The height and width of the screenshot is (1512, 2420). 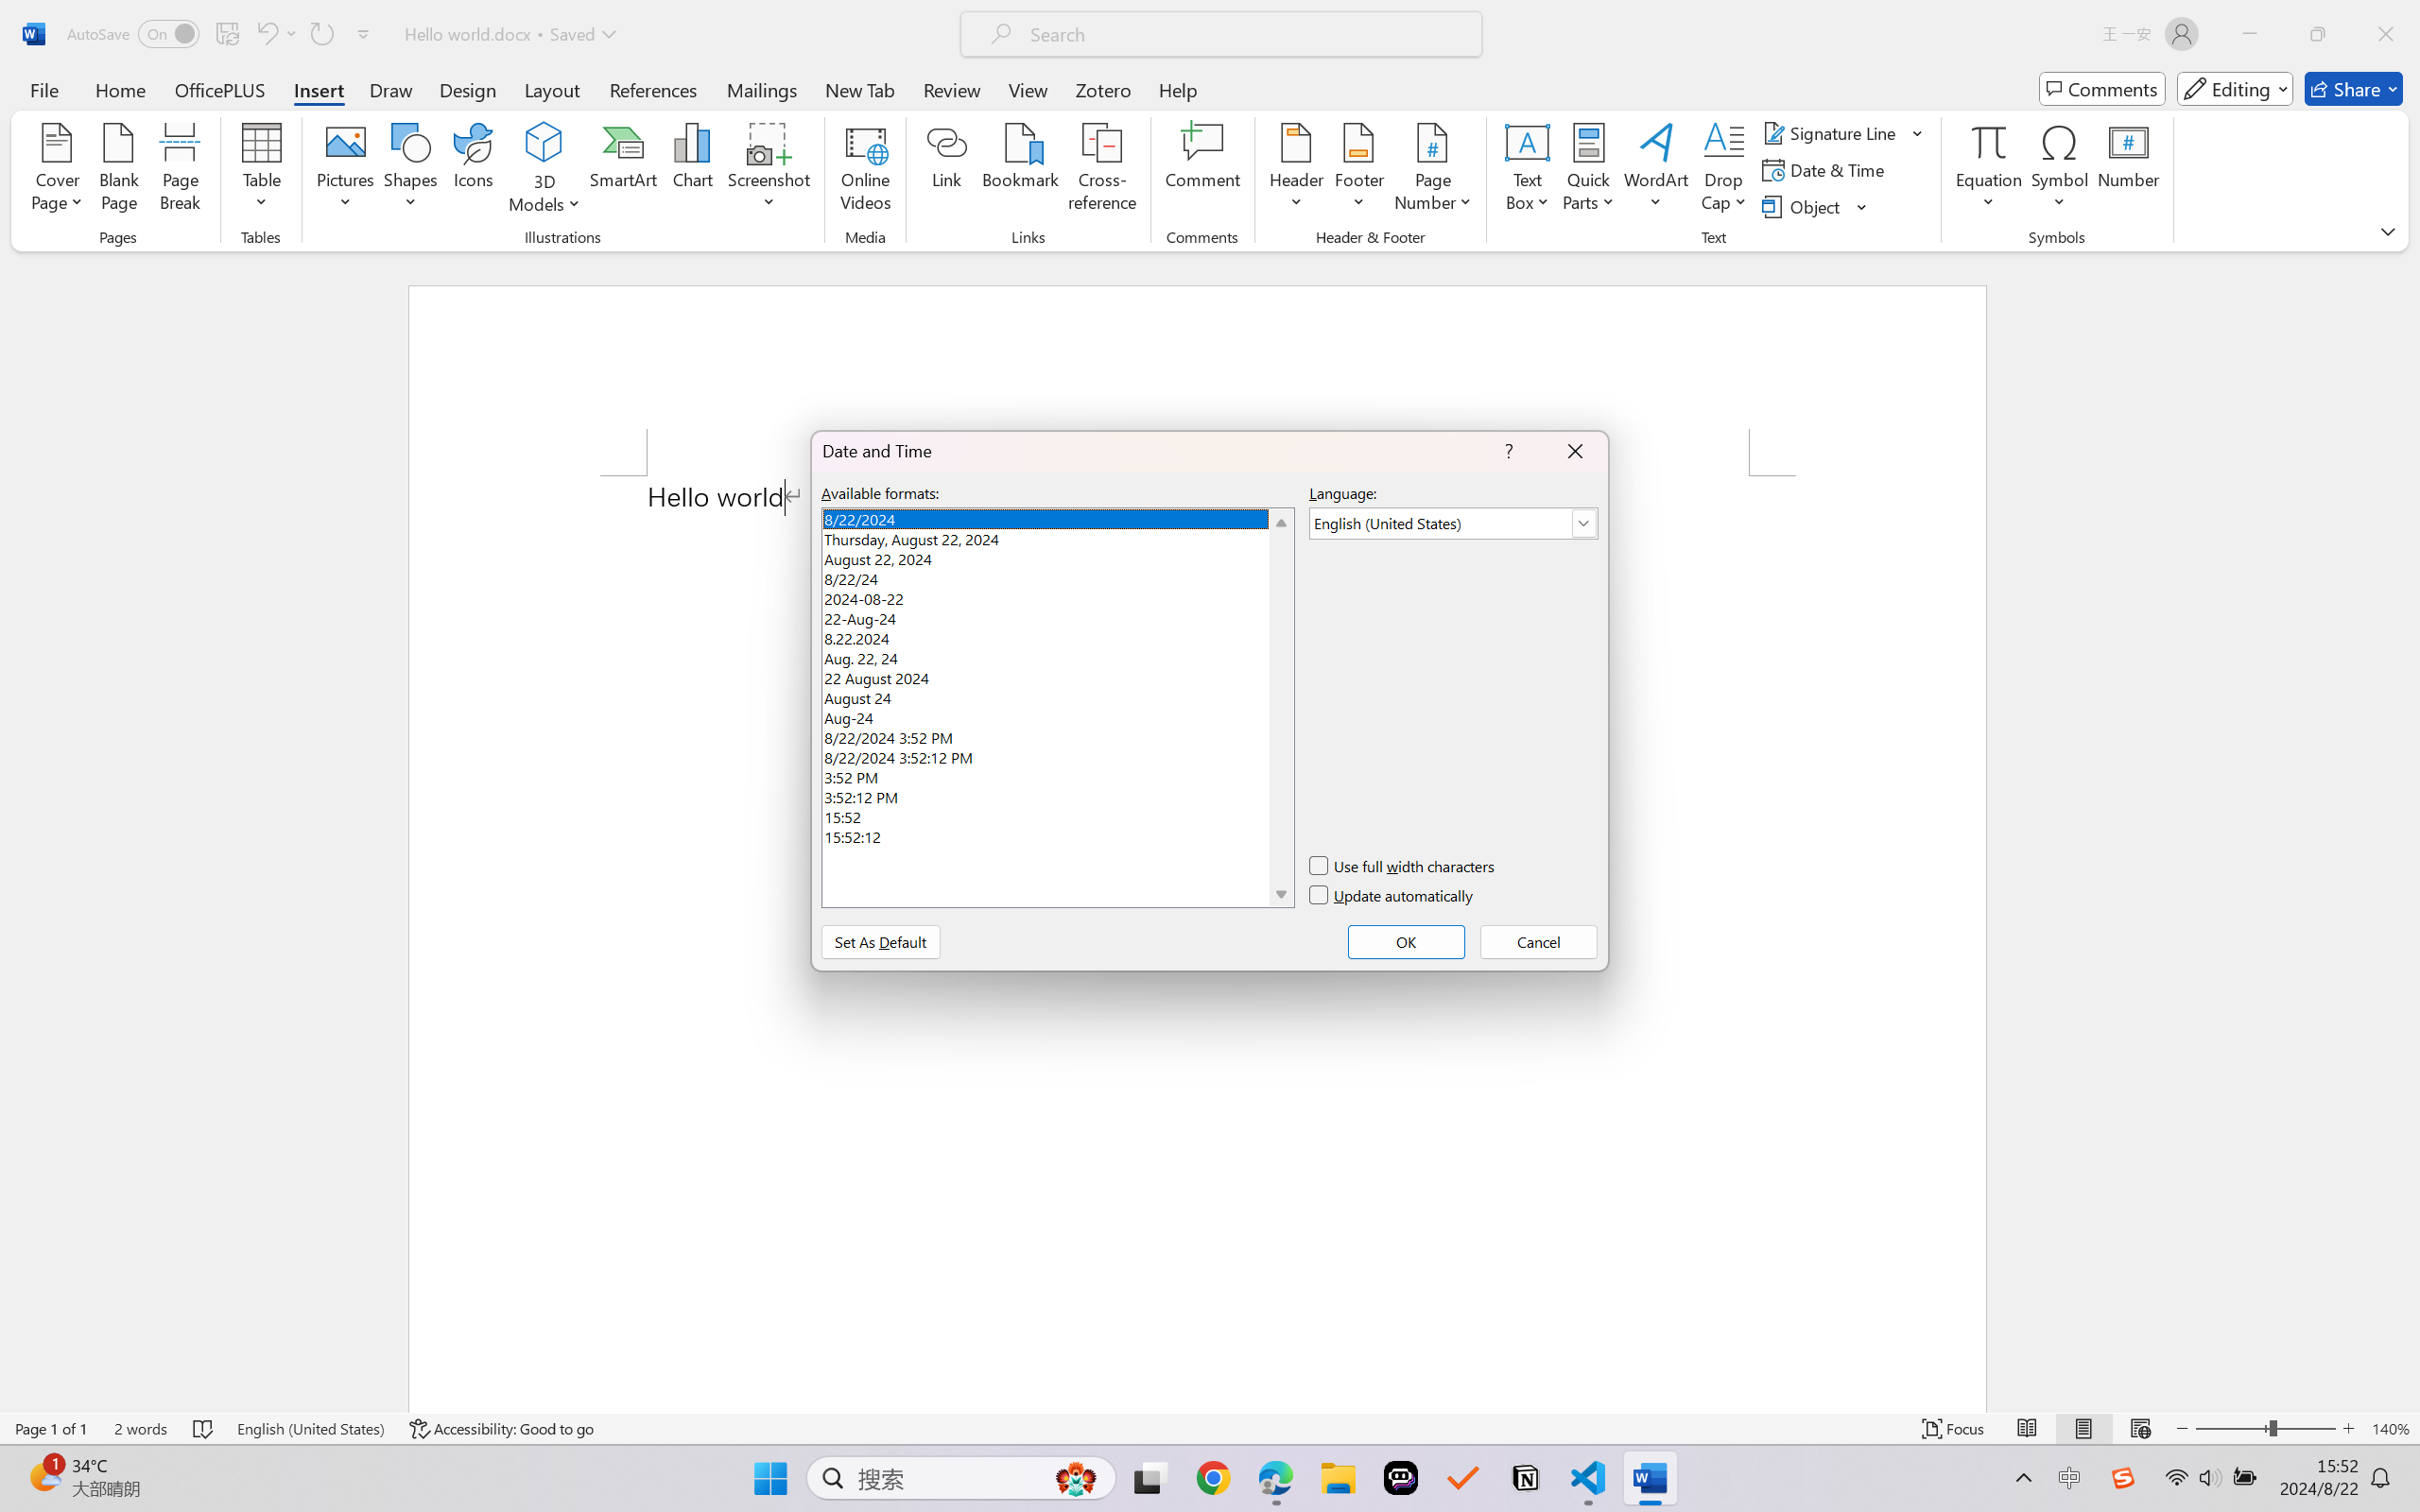 I want to click on 'Comment', so click(x=1202, y=170).